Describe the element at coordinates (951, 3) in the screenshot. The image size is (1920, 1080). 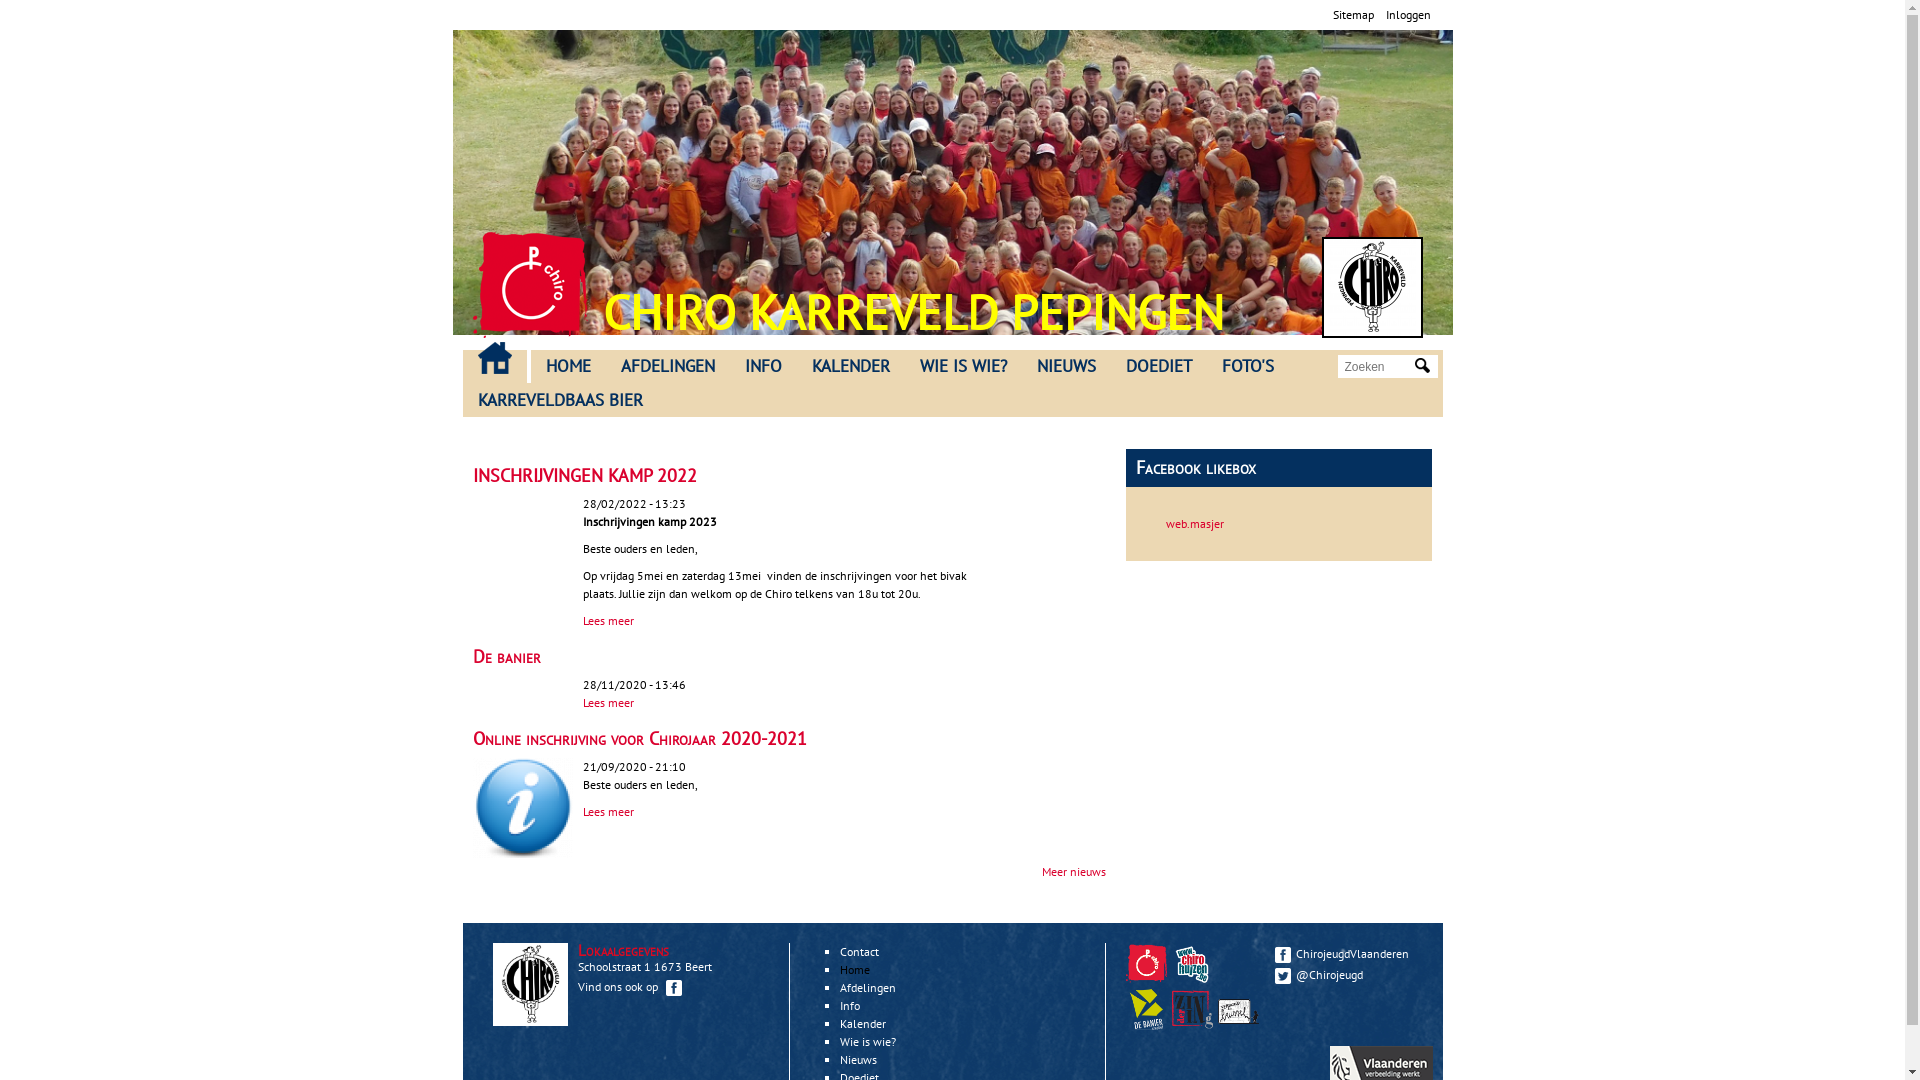
I see `'Jump to navigation'` at that location.